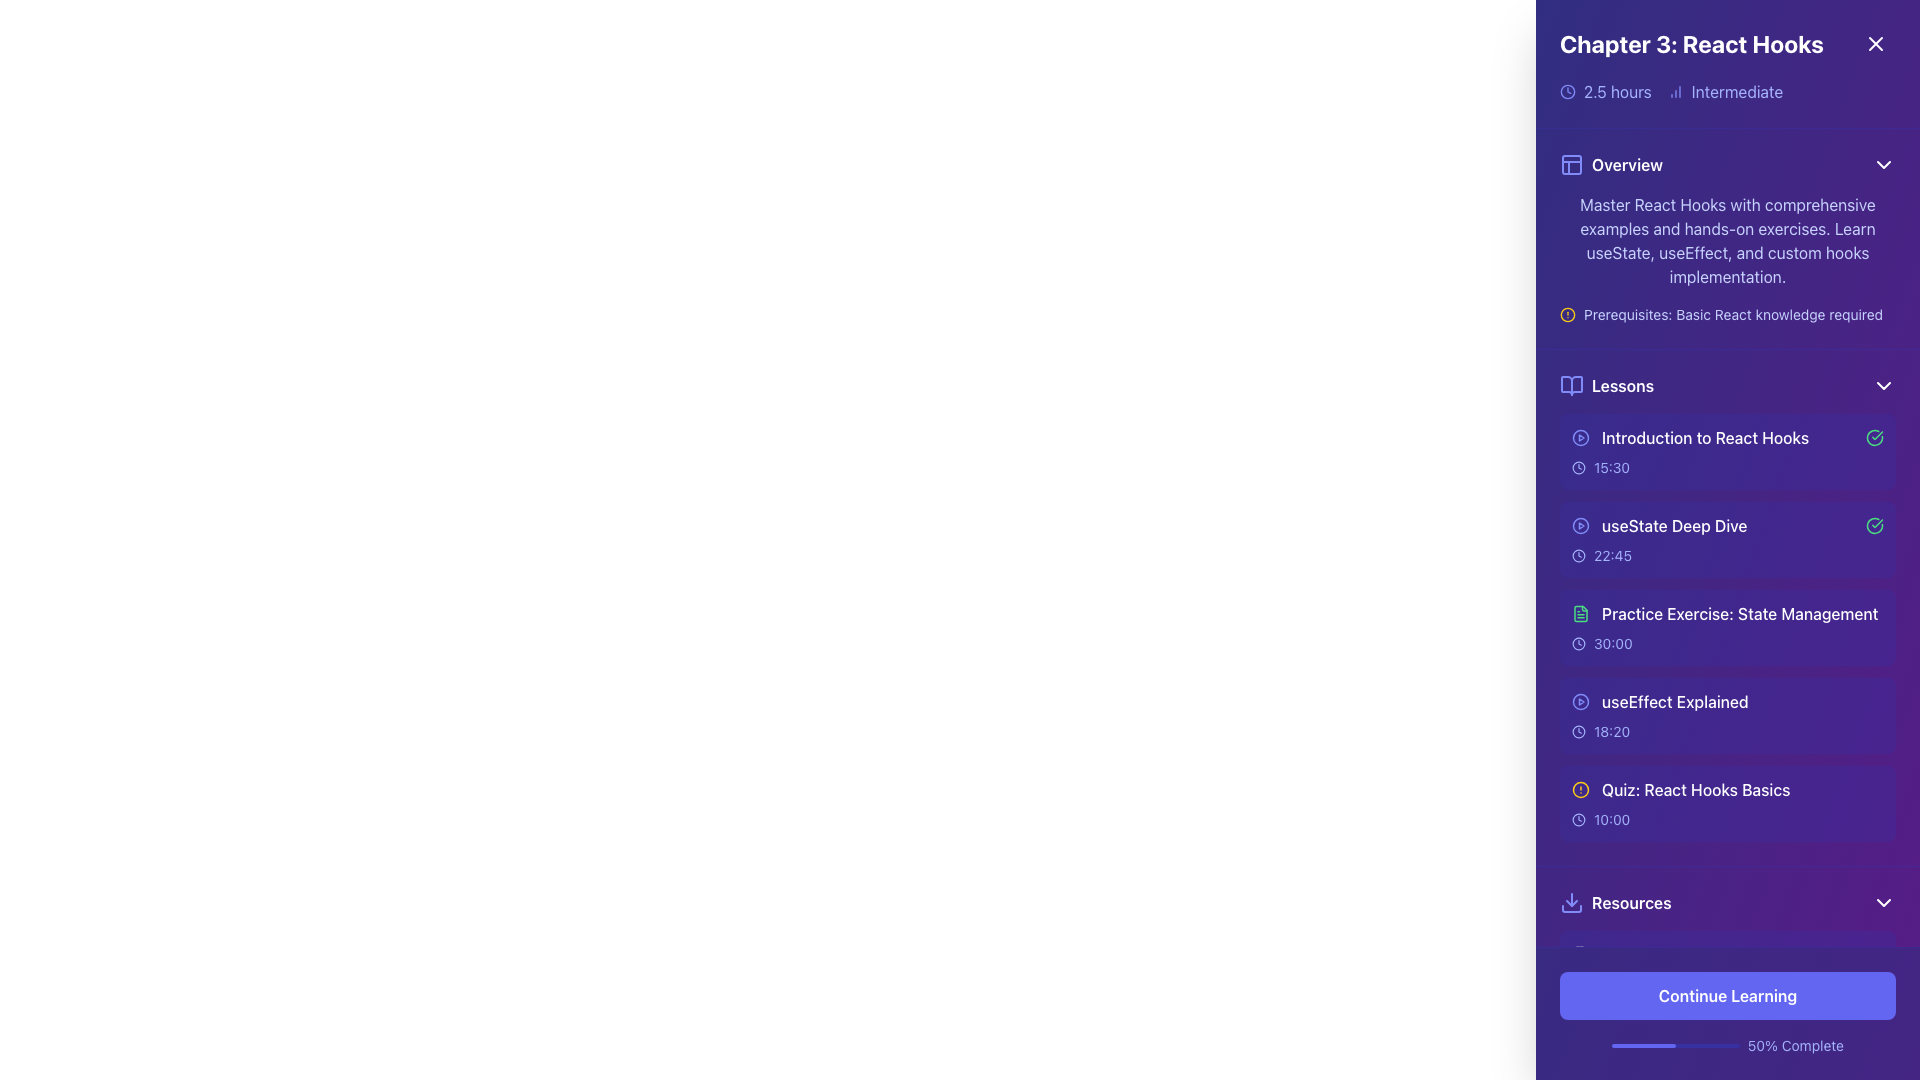  What do you see at coordinates (1612, 467) in the screenshot?
I see `the informational Text label that indicates the duration related to the lesson topic, located to the right of the clock icon and below the 'Introduction to React Hooks' heading` at bounding box center [1612, 467].